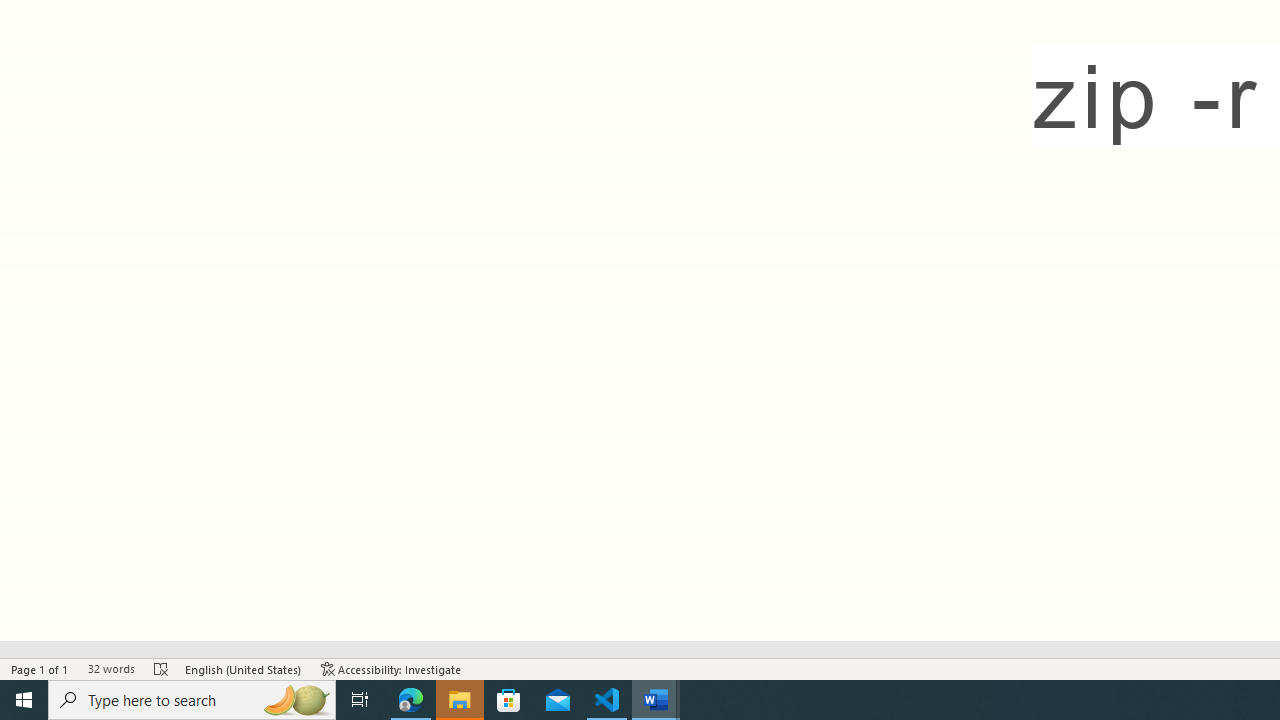 This screenshot has height=720, width=1280. What do you see at coordinates (40, 669) in the screenshot?
I see `'Page Number Page 1 of 1'` at bounding box center [40, 669].